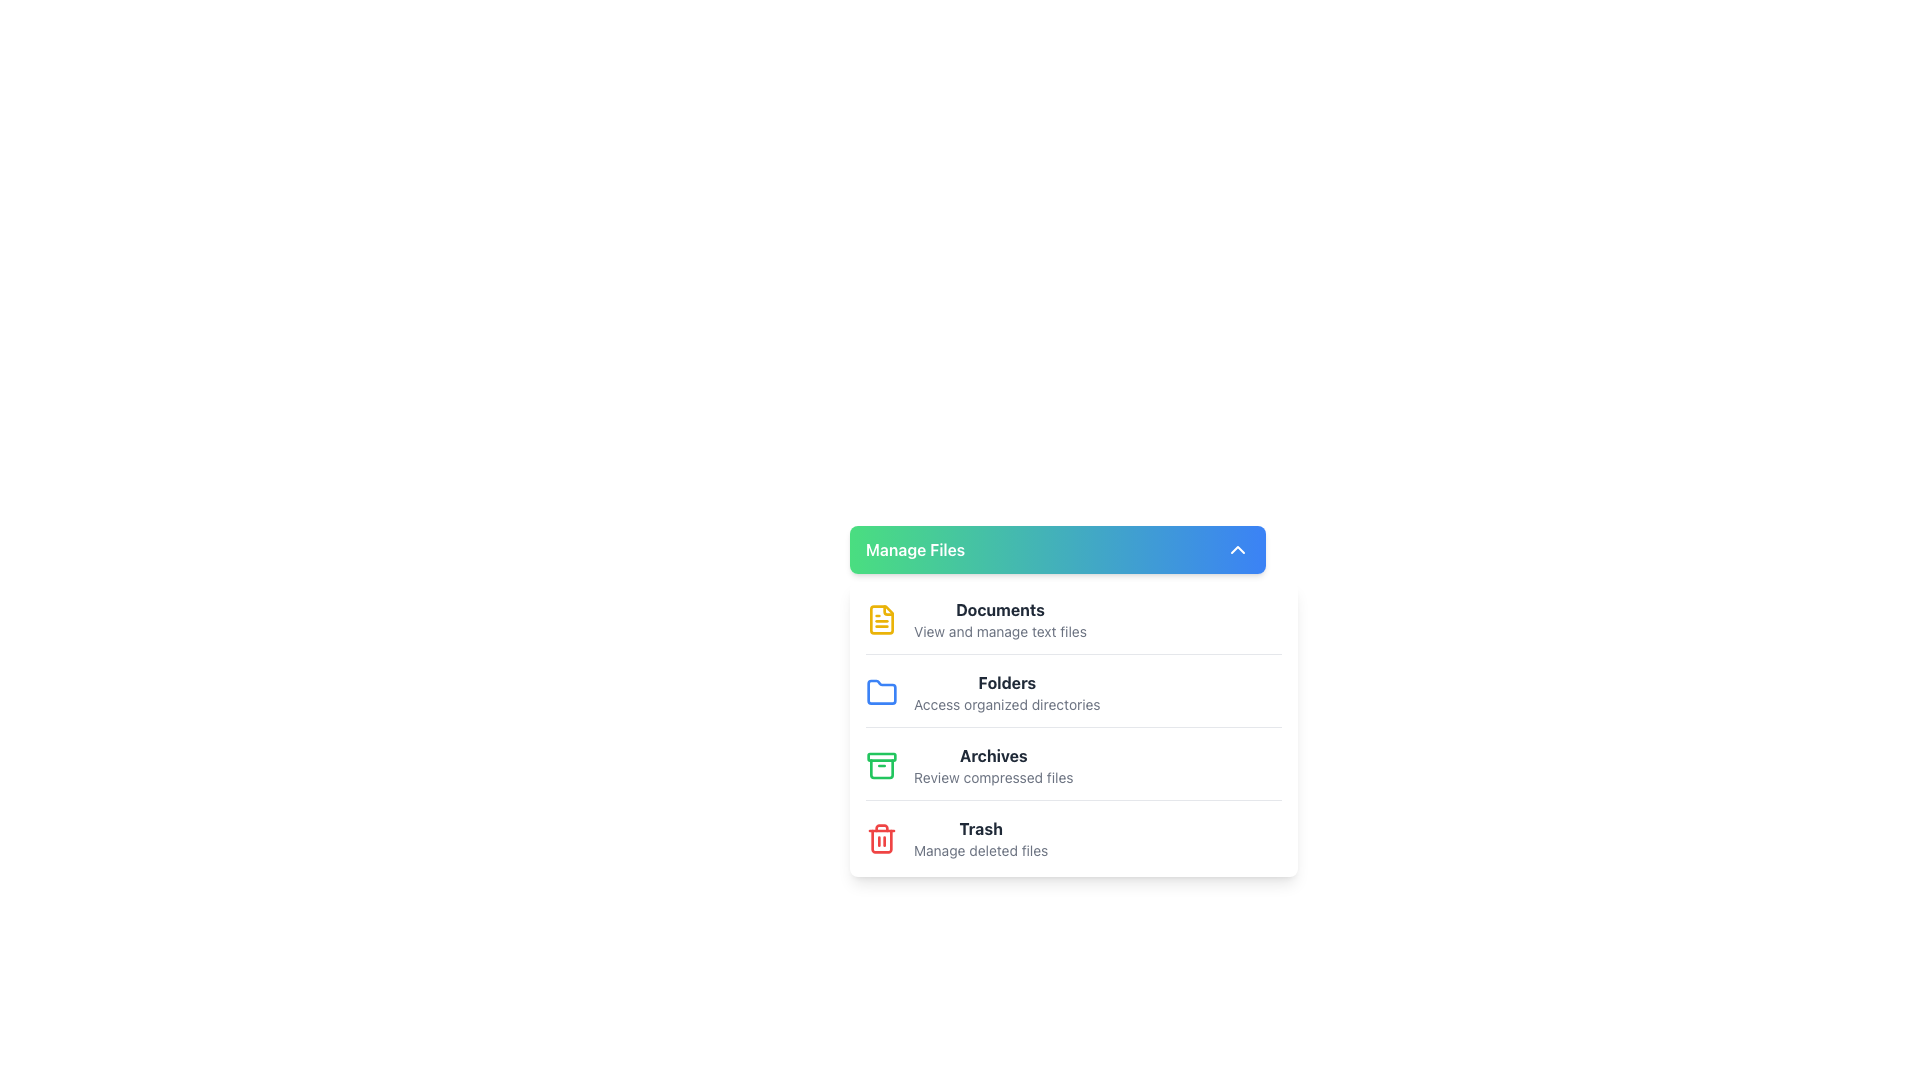  Describe the element at coordinates (881, 619) in the screenshot. I see `the 'Documents' icon located to the left of the text 'Documents' in the section labeled 'Documents View and manage text files.'` at that location.